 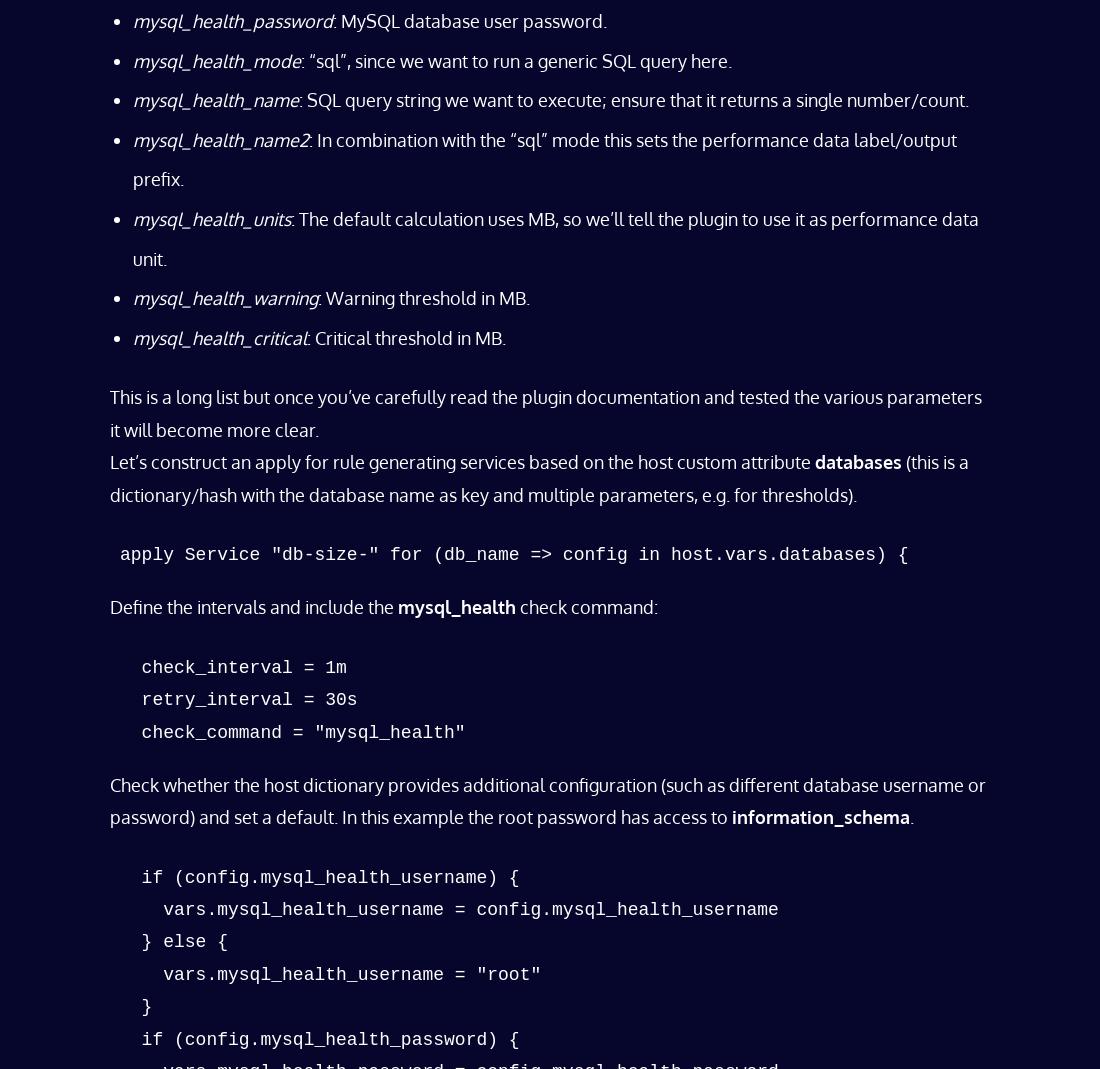 What do you see at coordinates (291, 698) in the screenshot?
I see `'check_interval = 1m
  retry_interval = 30s
  check_command = "mysql_health"'` at bounding box center [291, 698].